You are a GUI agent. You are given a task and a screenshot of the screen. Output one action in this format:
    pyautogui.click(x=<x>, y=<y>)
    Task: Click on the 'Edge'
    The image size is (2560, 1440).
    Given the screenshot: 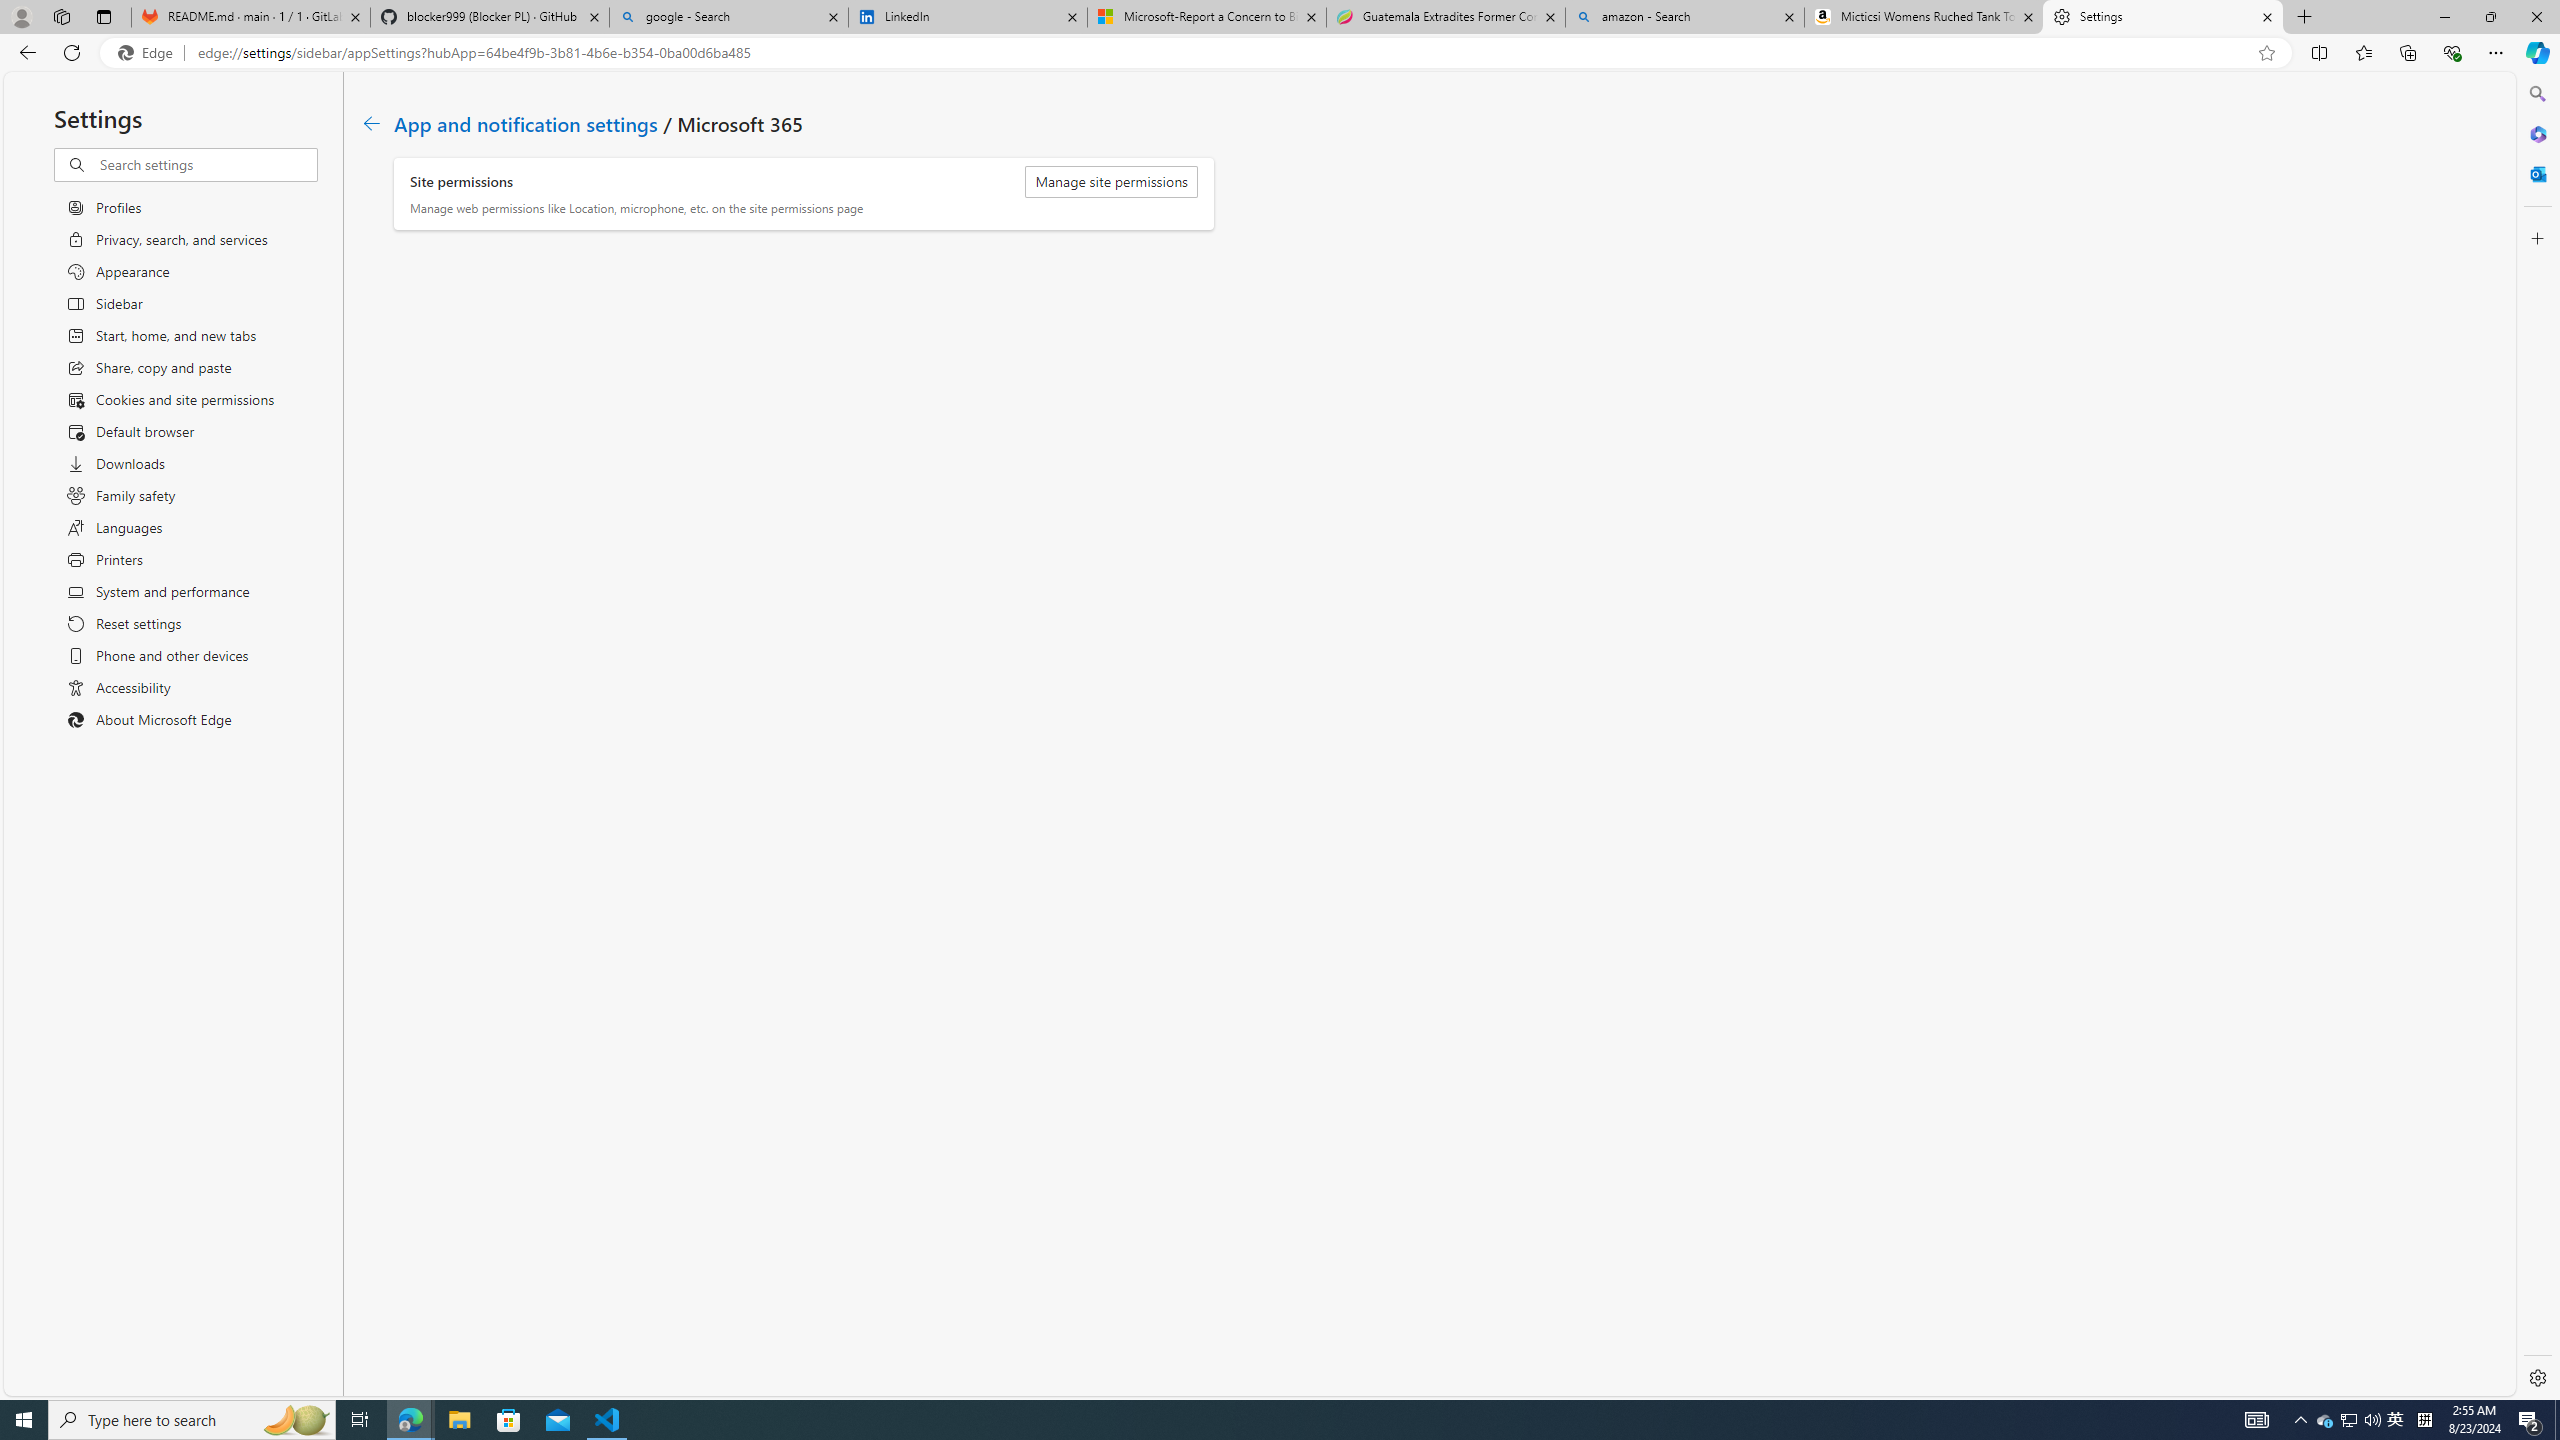 What is the action you would take?
    pyautogui.click(x=148, y=53)
    